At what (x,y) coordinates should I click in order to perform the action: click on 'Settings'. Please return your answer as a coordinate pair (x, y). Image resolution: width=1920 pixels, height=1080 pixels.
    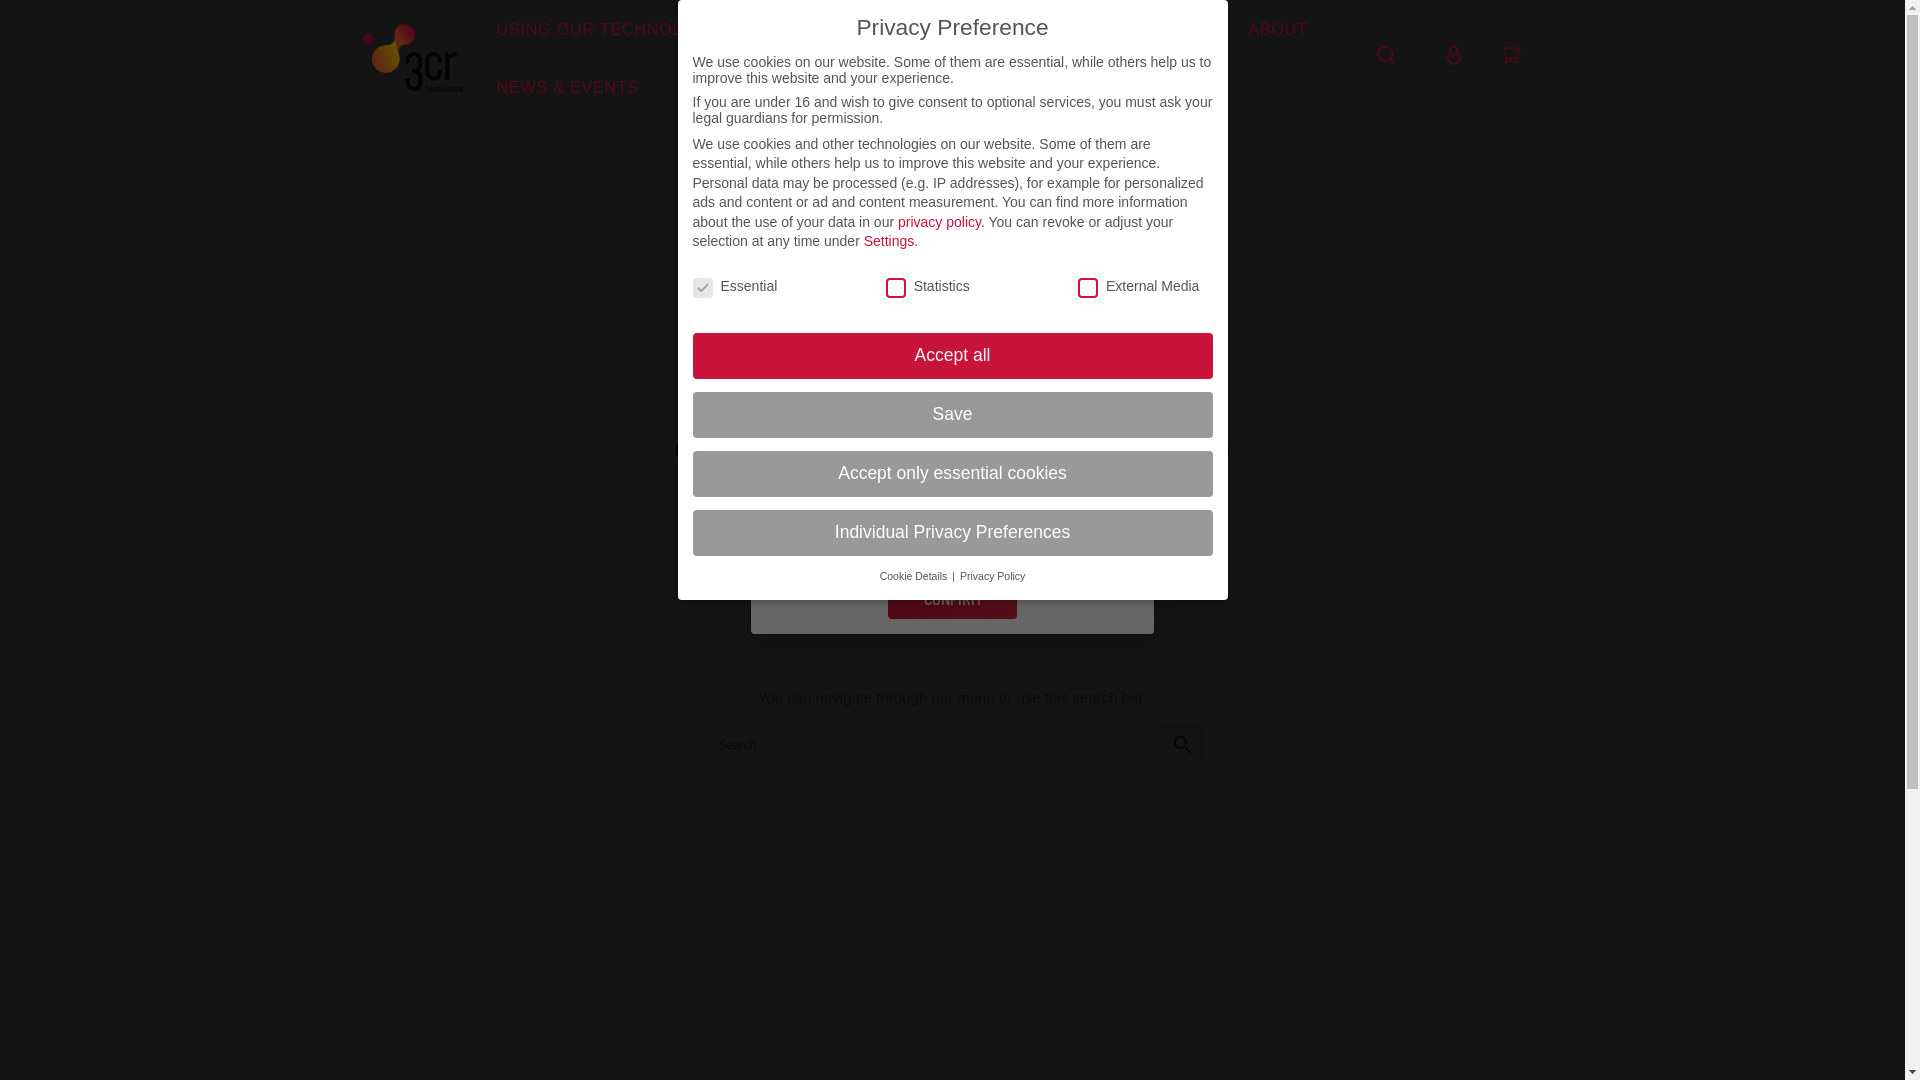
    Looking at the image, I should click on (864, 239).